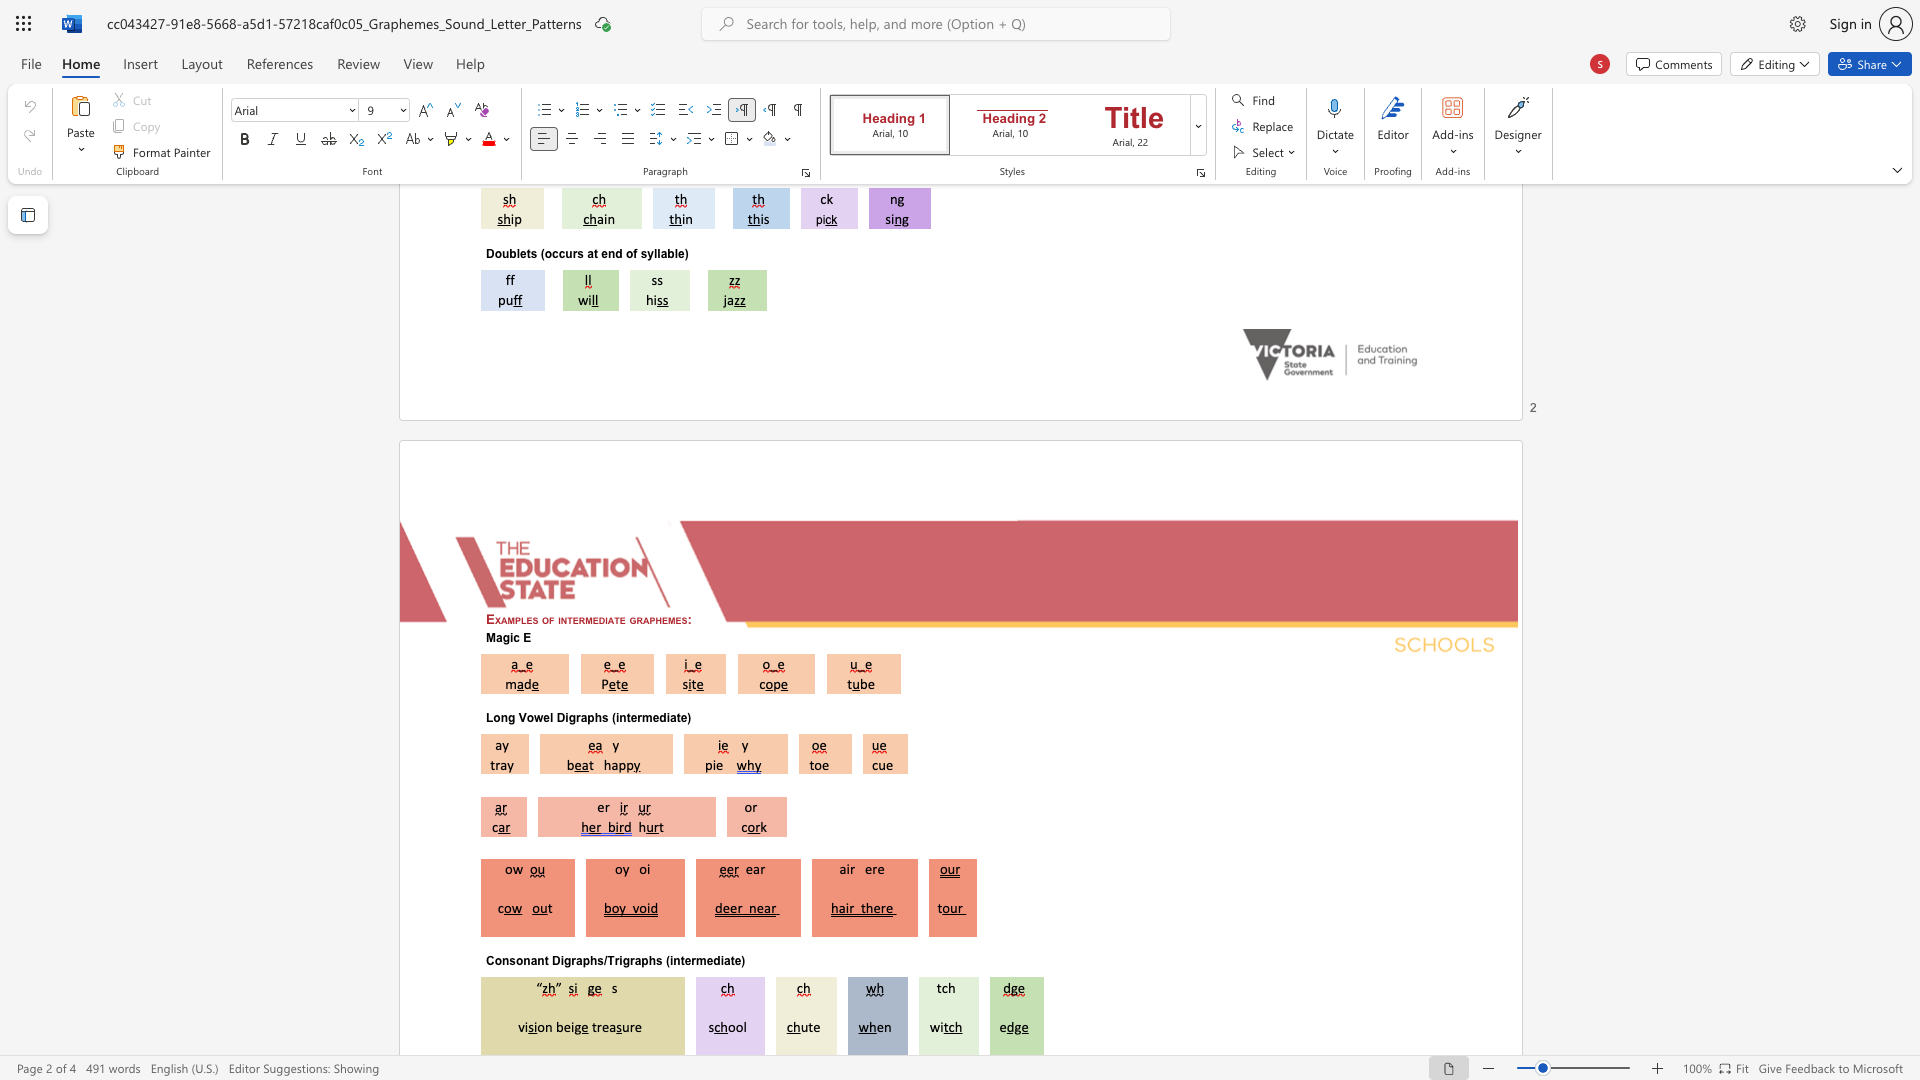 Image resolution: width=1920 pixels, height=1080 pixels. What do you see at coordinates (670, 959) in the screenshot?
I see `the subset text "intermed" within the text "Consonant Digraphs/Trigraphs (intermediate)"` at bounding box center [670, 959].